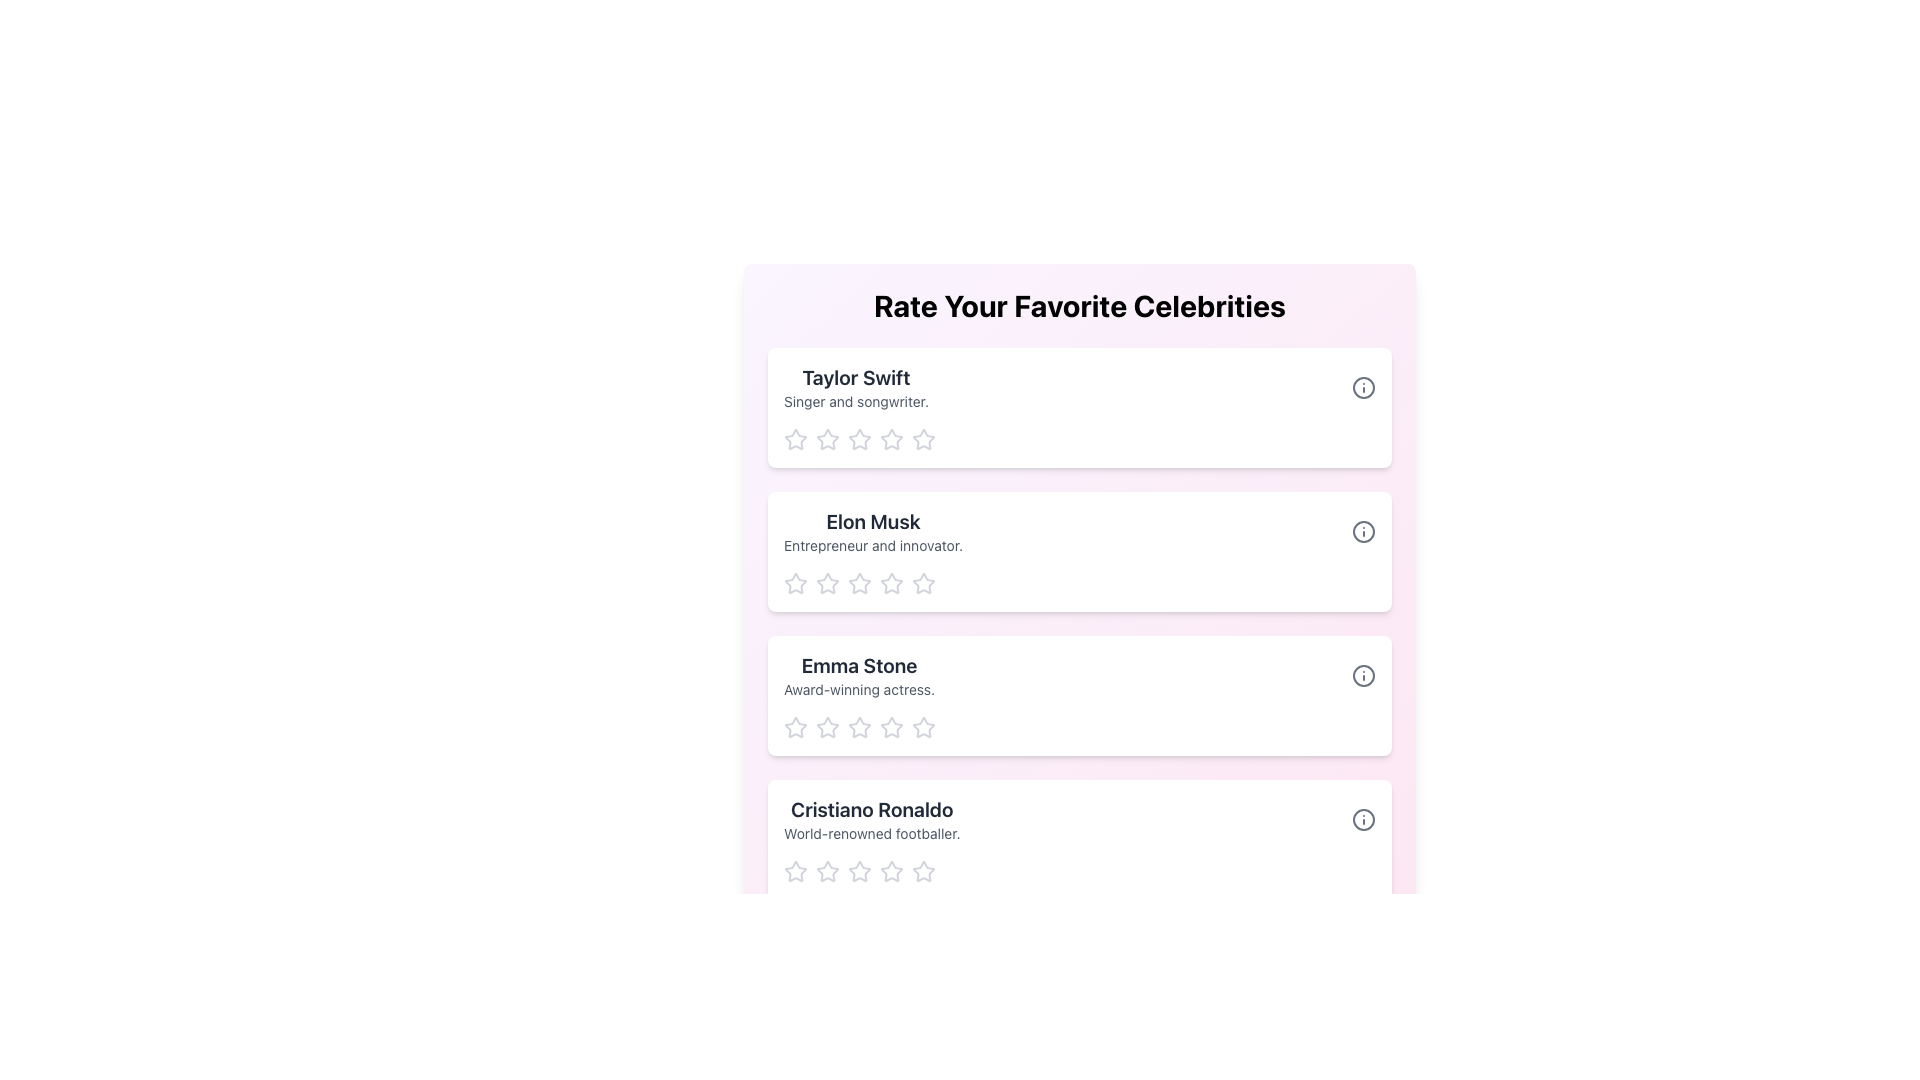  I want to click on the informational button located to the right of the text 'Taylor Swift Singer and songwriter' in the topmost section of the list, so click(1362, 388).